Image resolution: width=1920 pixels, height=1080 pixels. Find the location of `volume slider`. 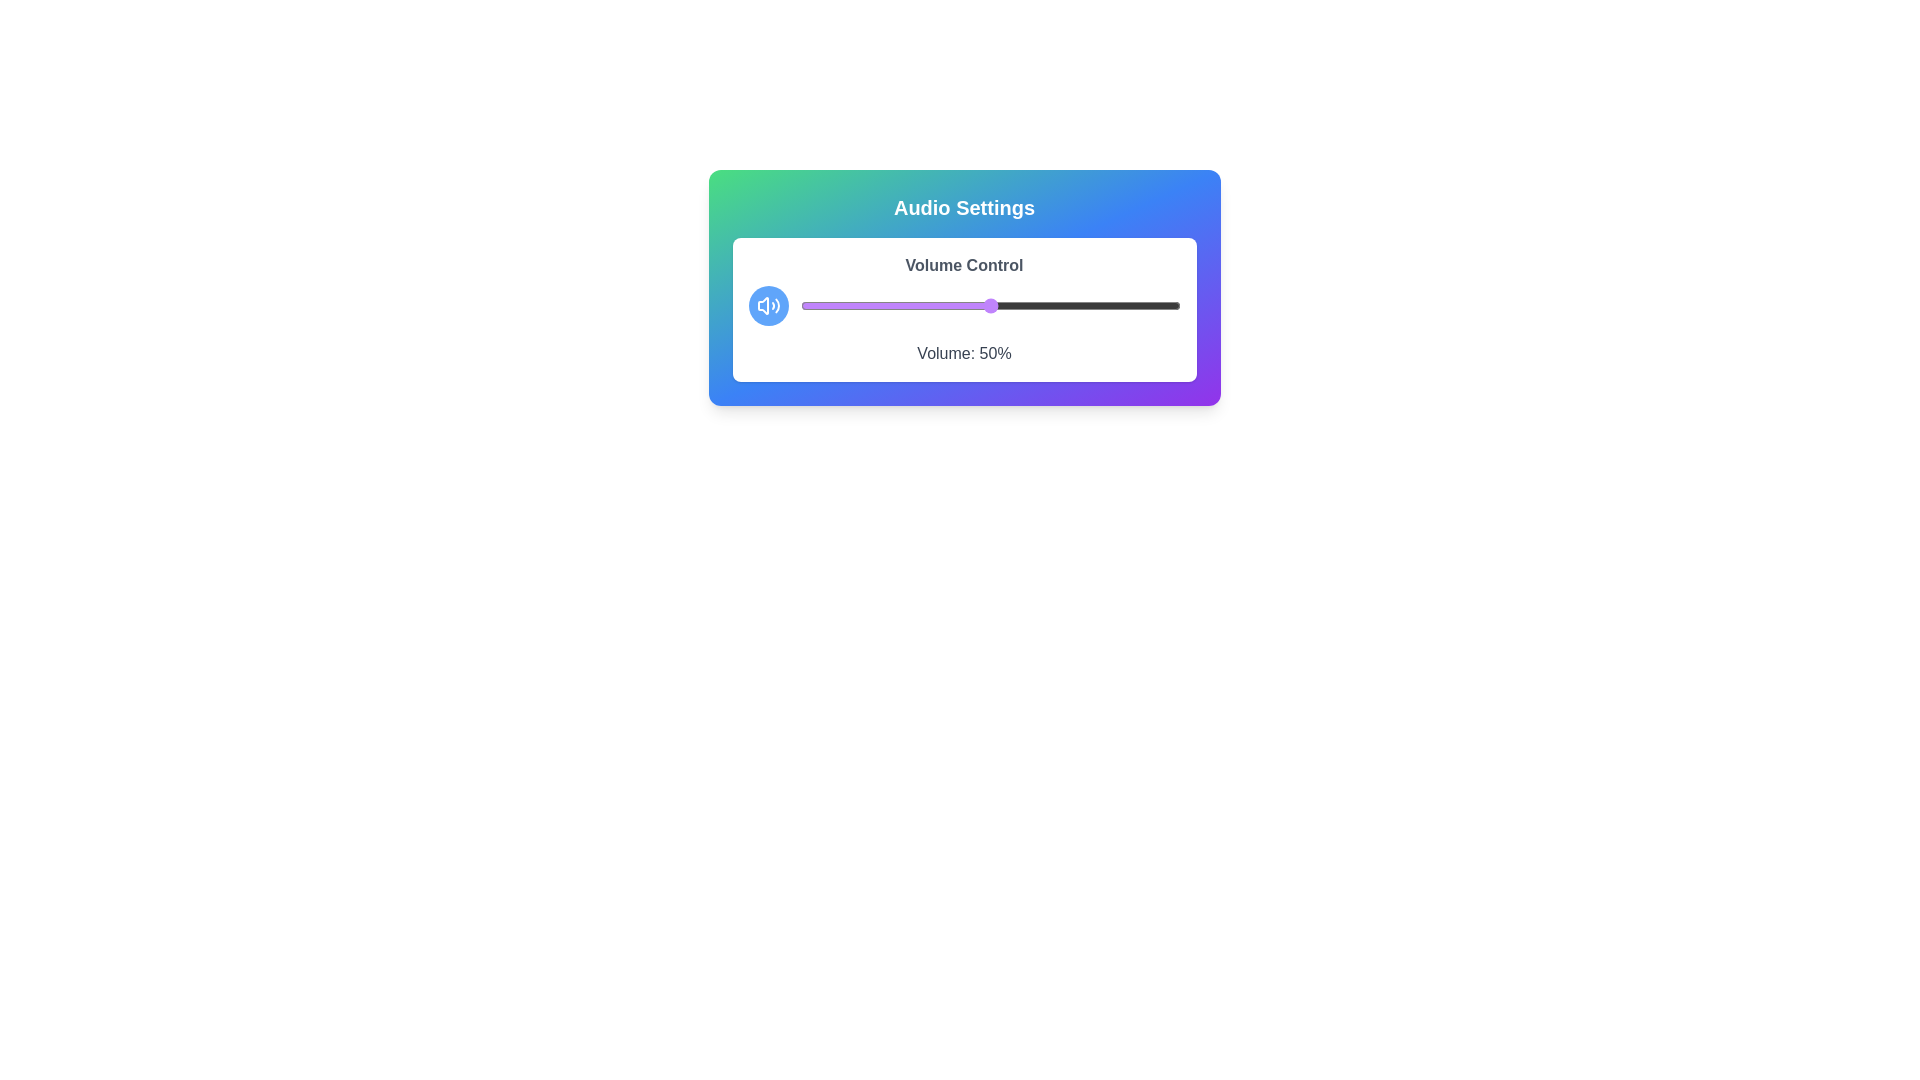

volume slider is located at coordinates (1114, 305).